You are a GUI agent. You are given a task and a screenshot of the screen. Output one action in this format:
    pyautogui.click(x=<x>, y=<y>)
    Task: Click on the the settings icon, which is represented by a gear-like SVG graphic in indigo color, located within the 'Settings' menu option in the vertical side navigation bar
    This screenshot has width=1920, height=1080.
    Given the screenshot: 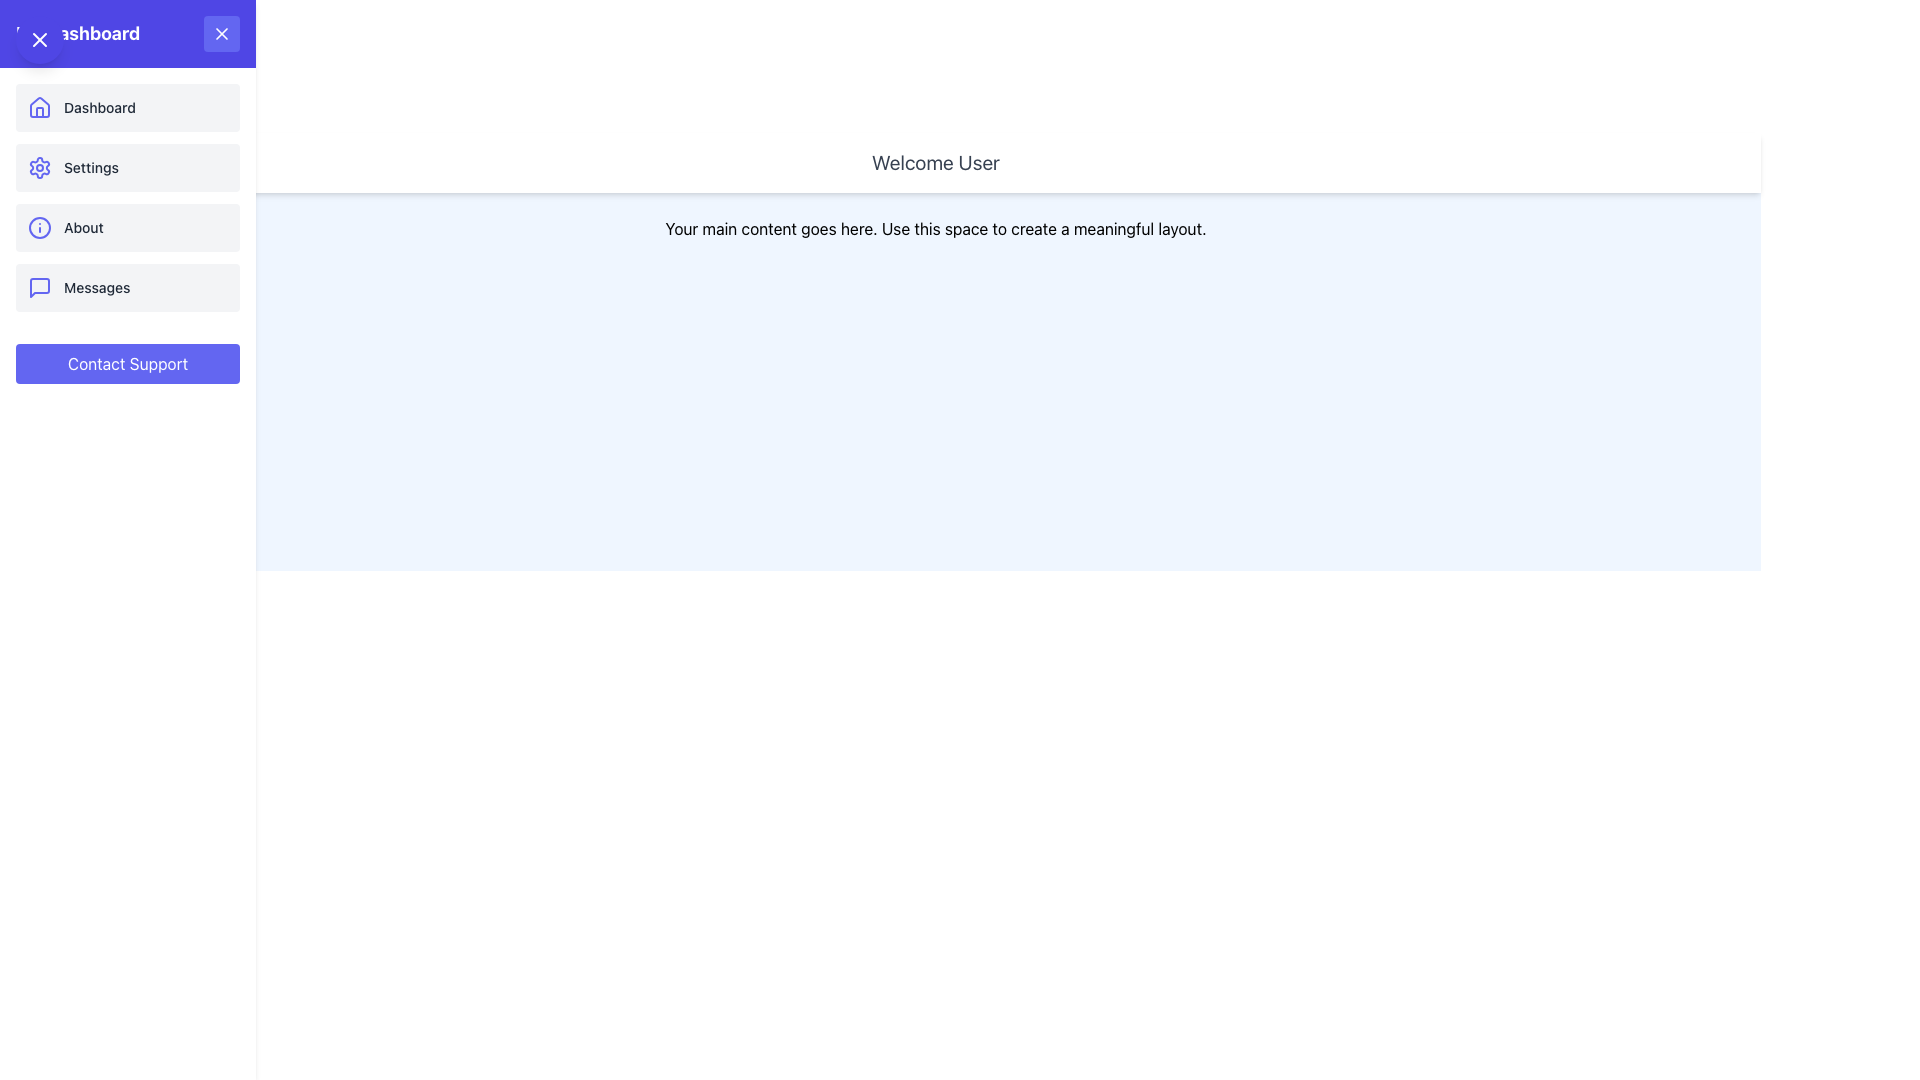 What is the action you would take?
    pyautogui.click(x=39, y=167)
    